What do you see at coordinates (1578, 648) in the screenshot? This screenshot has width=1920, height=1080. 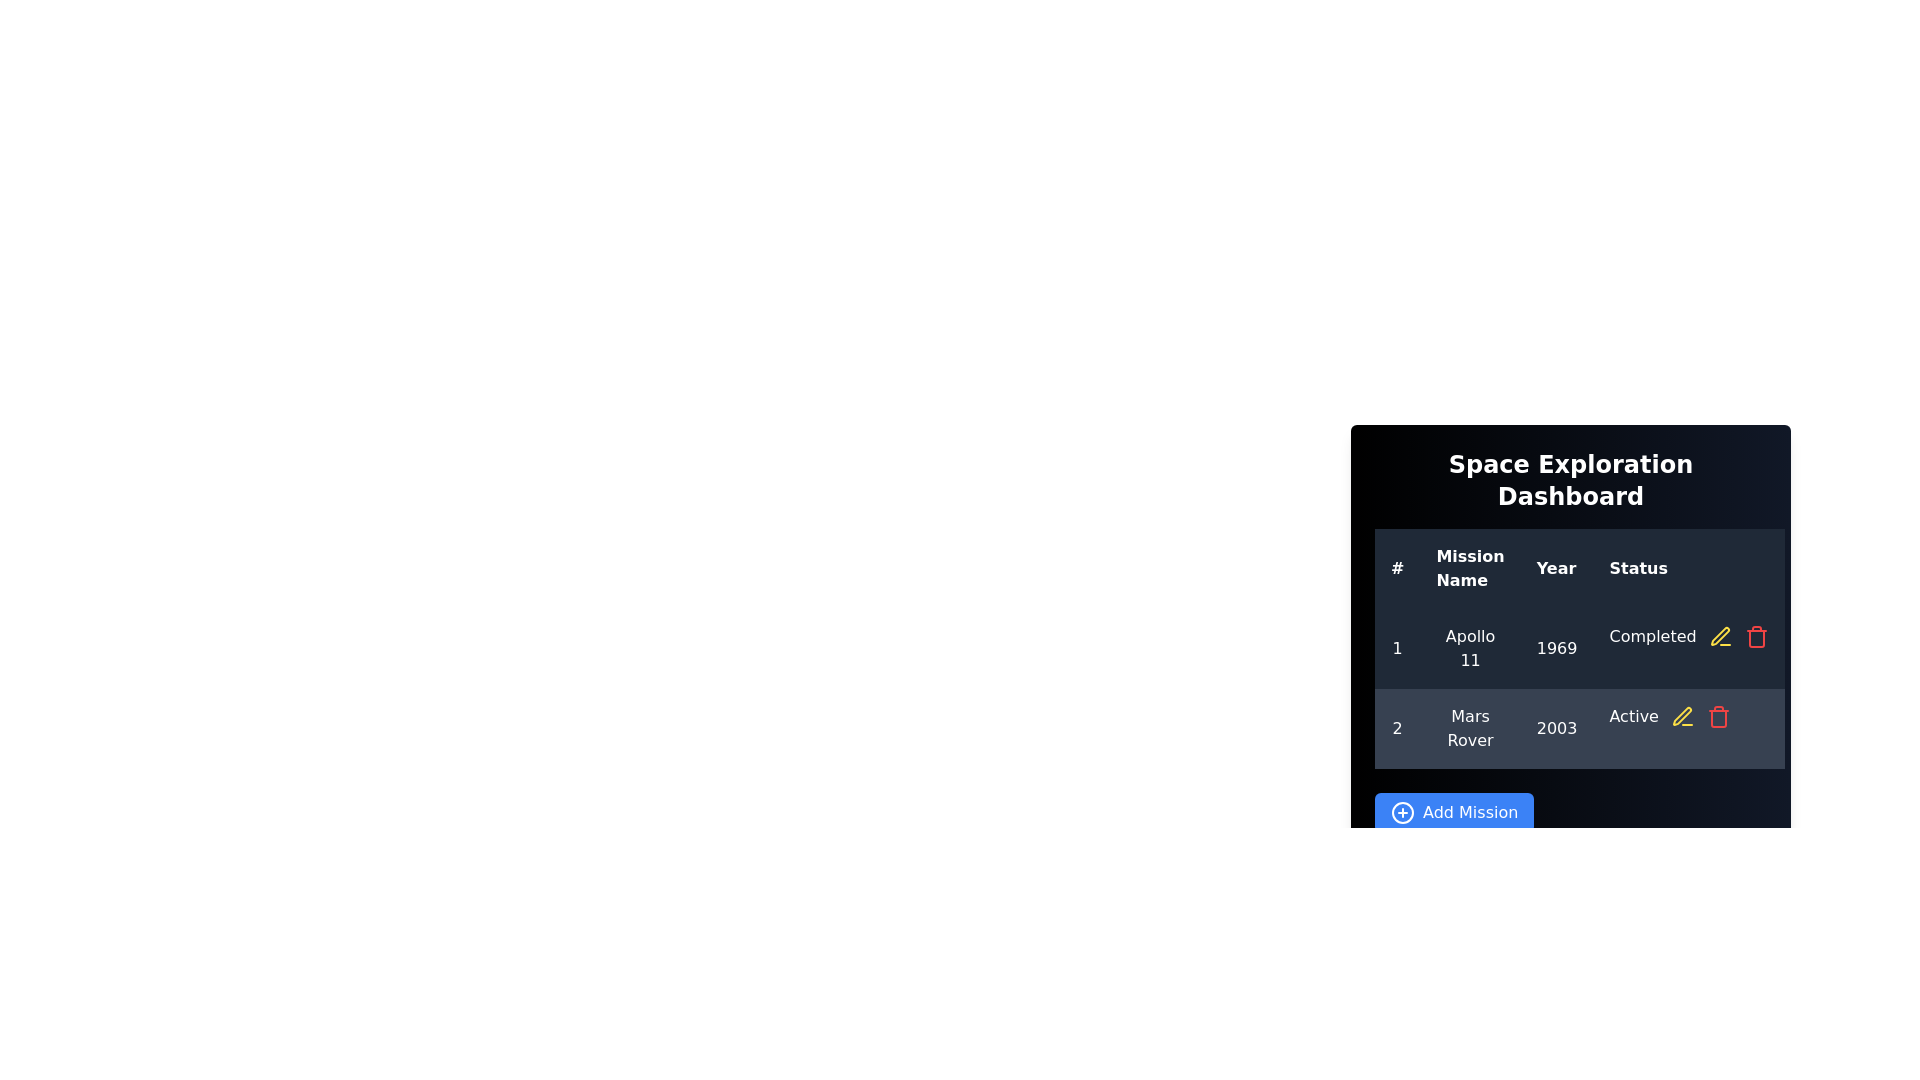 I see `the first row of the table displaying the mission 'Apollo 11', which includes the index '1', year '1969', and status 'Completed', to trigger any hover-specific functionality` at bounding box center [1578, 648].